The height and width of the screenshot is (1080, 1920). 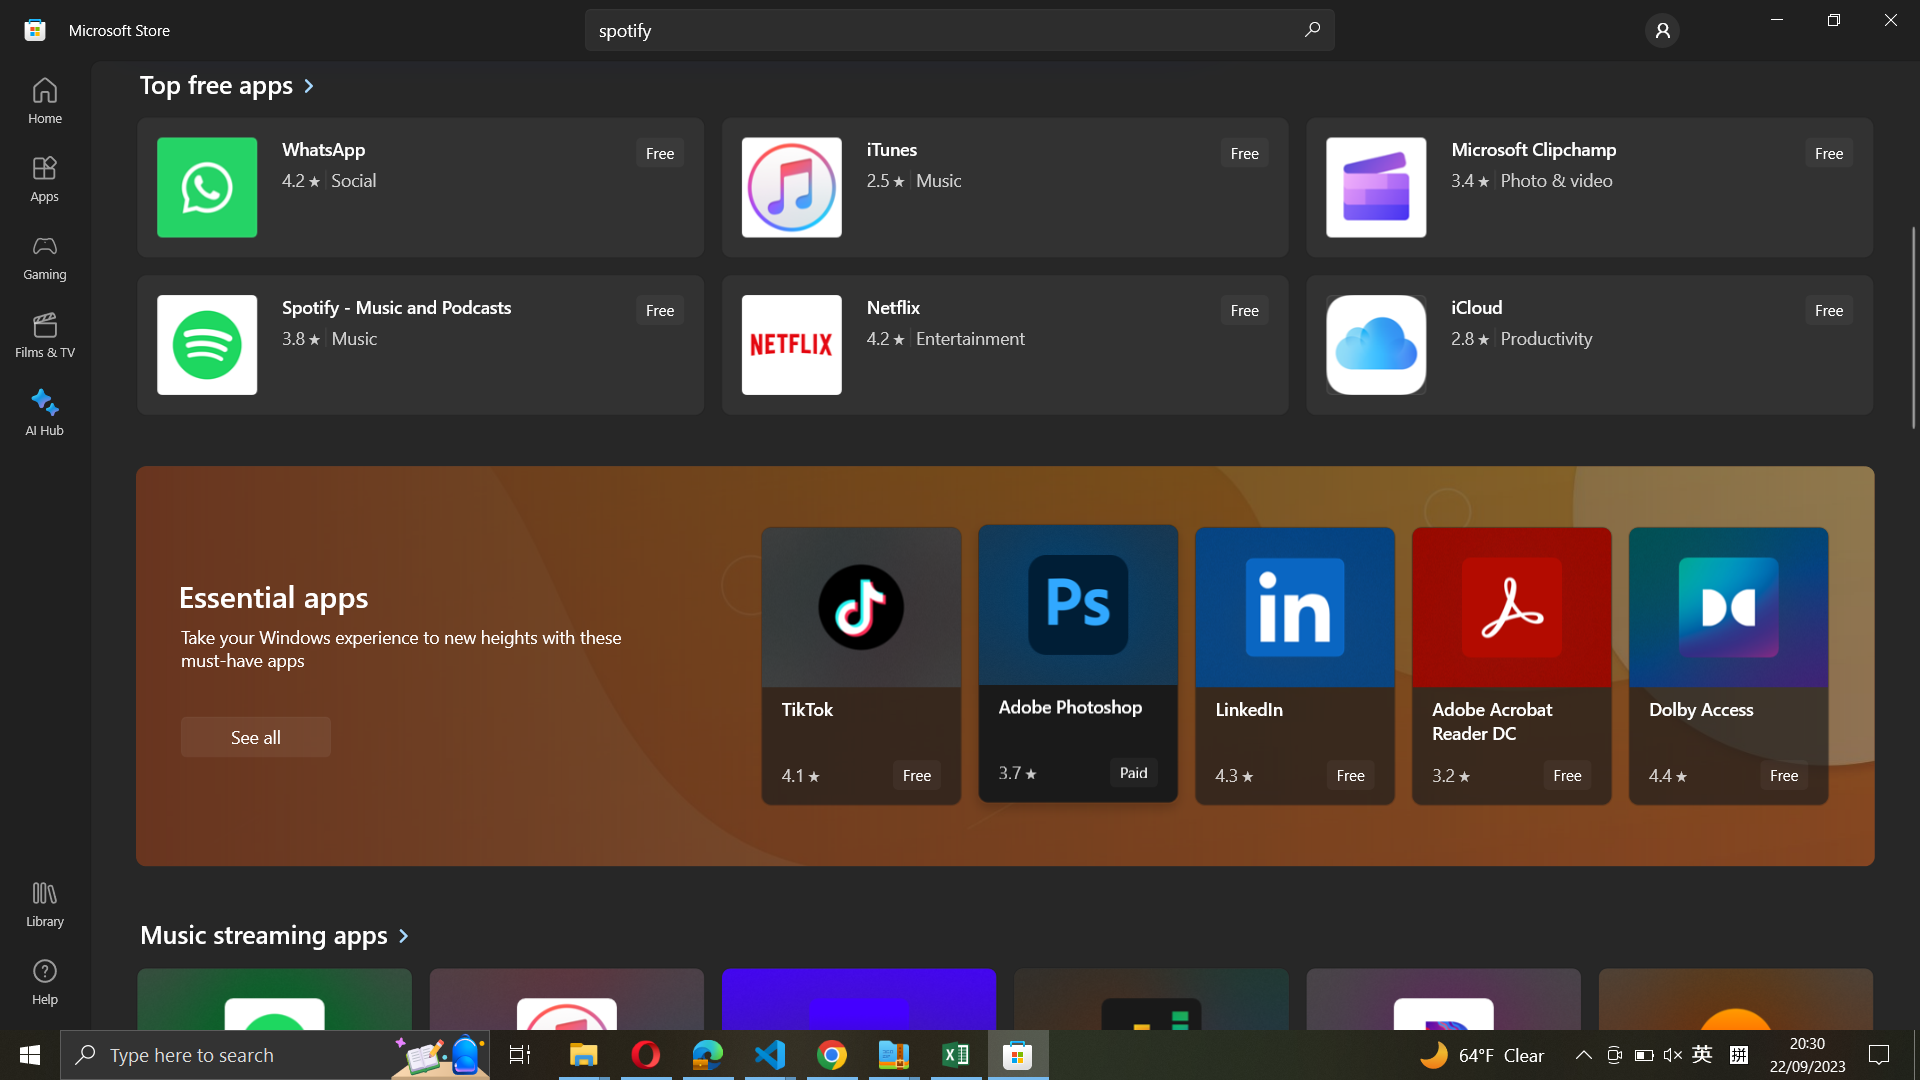 What do you see at coordinates (416, 342) in the screenshot?
I see `Spotify Application` at bounding box center [416, 342].